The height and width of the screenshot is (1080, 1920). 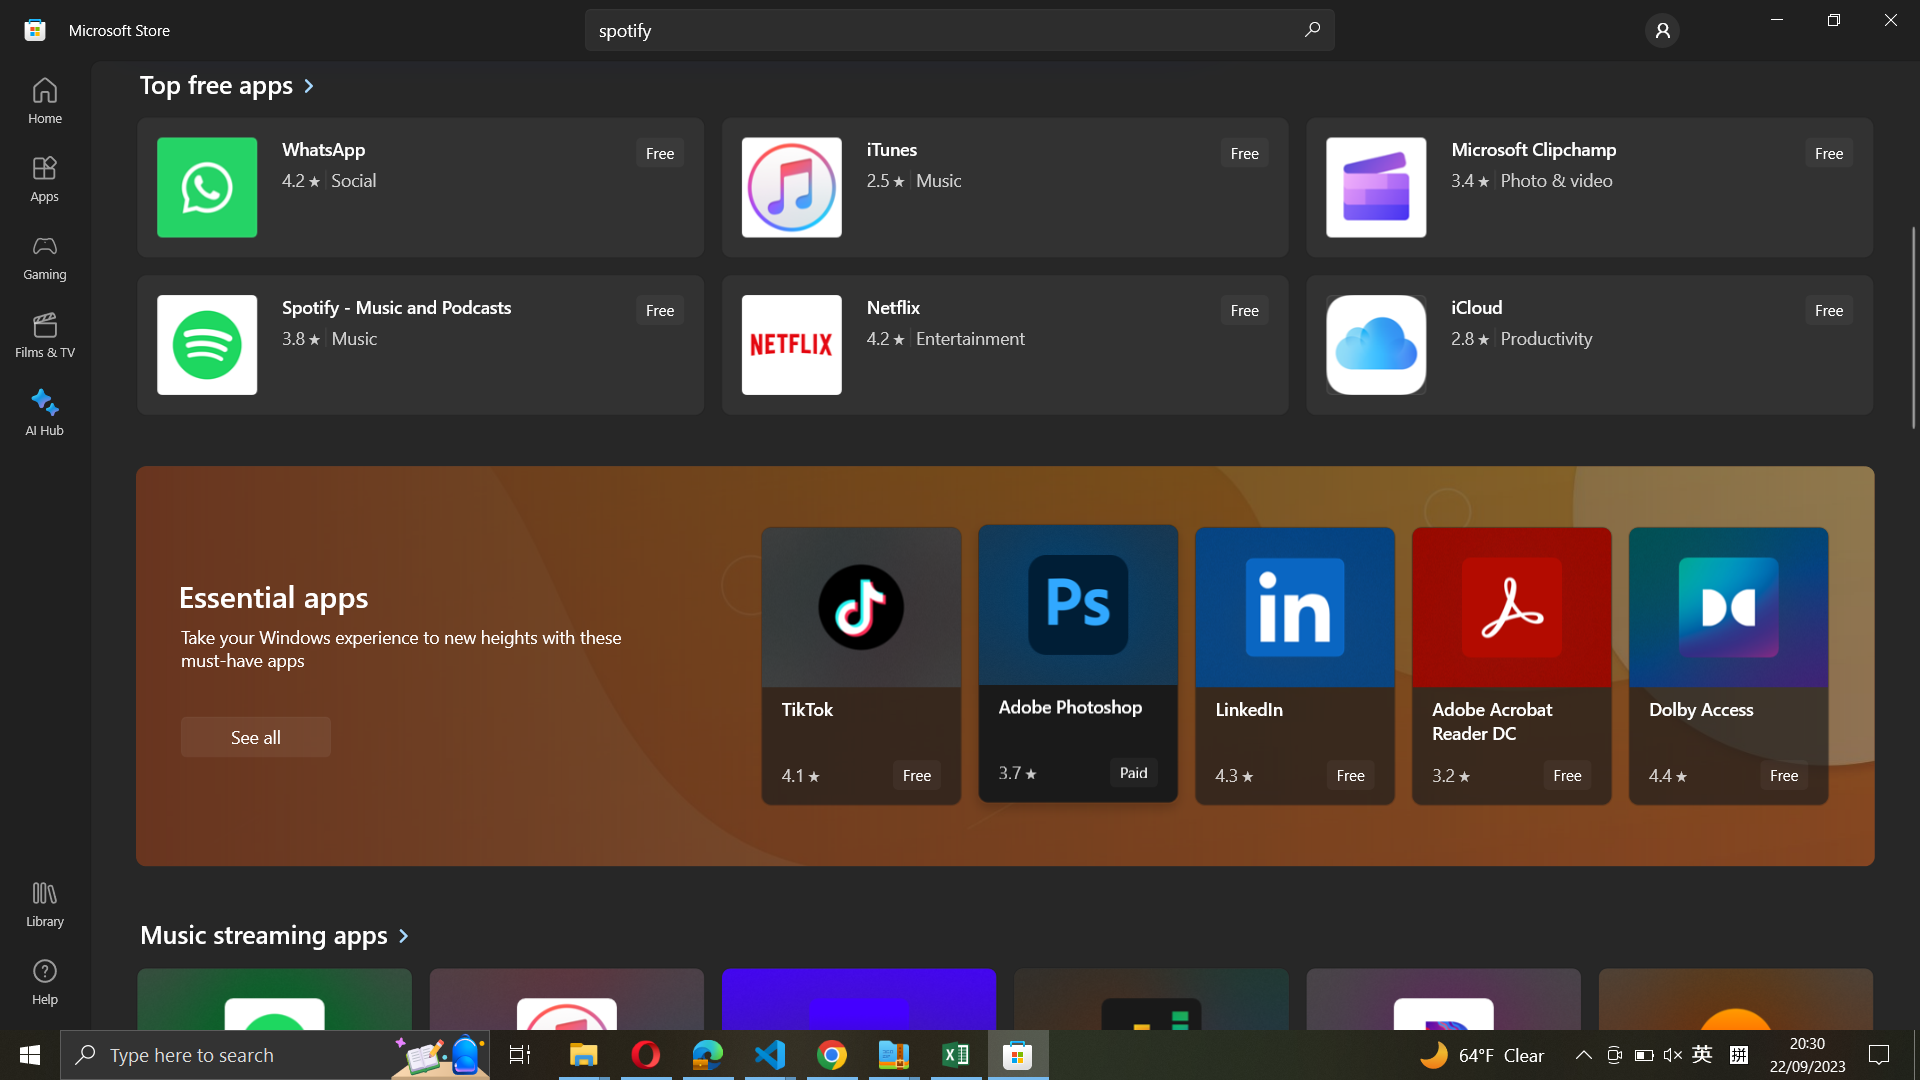 What do you see at coordinates (416, 342) in the screenshot?
I see `Spotify Application` at bounding box center [416, 342].